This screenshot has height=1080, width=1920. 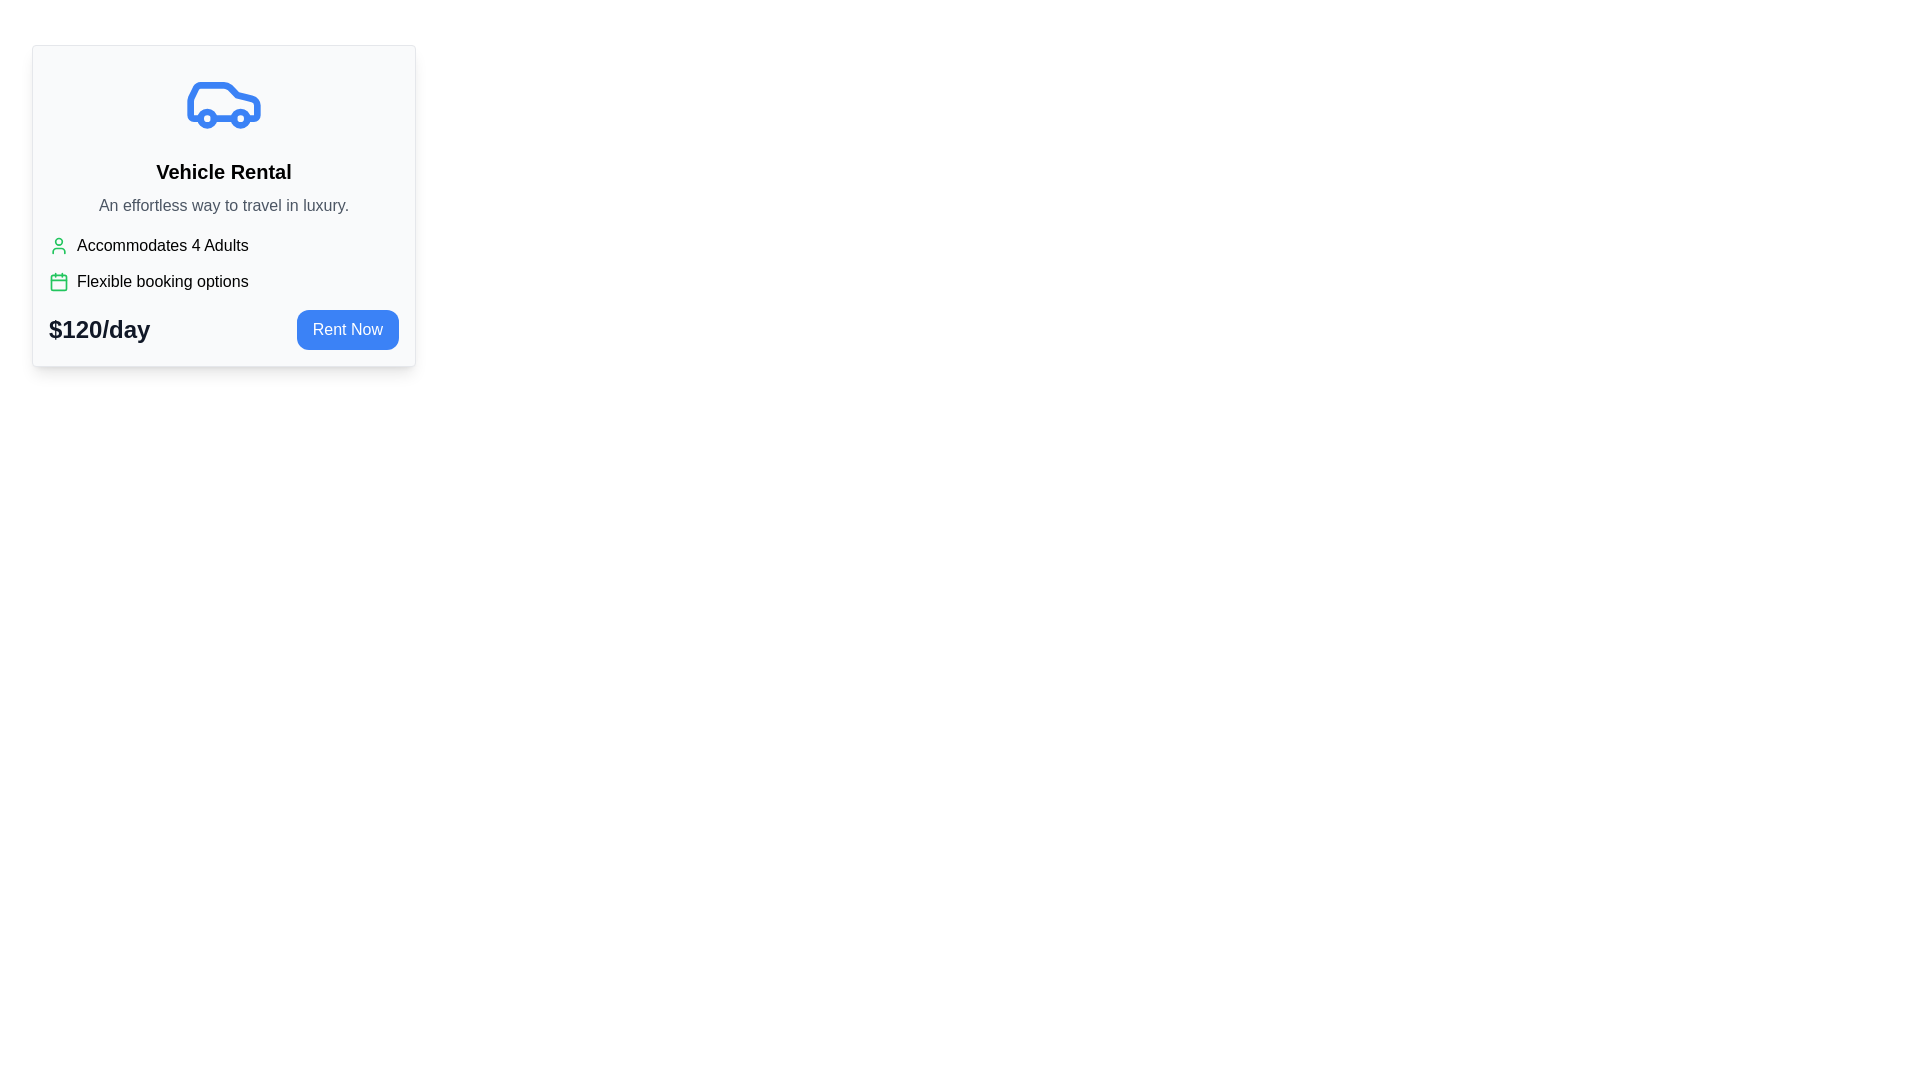 I want to click on the text 'Flexible booking options' which is accompanied by a small green calendar icon, located below 'Accommodates 4 Adults' and above '$120/day' in the 'Vehicle Rental' section, so click(x=224, y=281).